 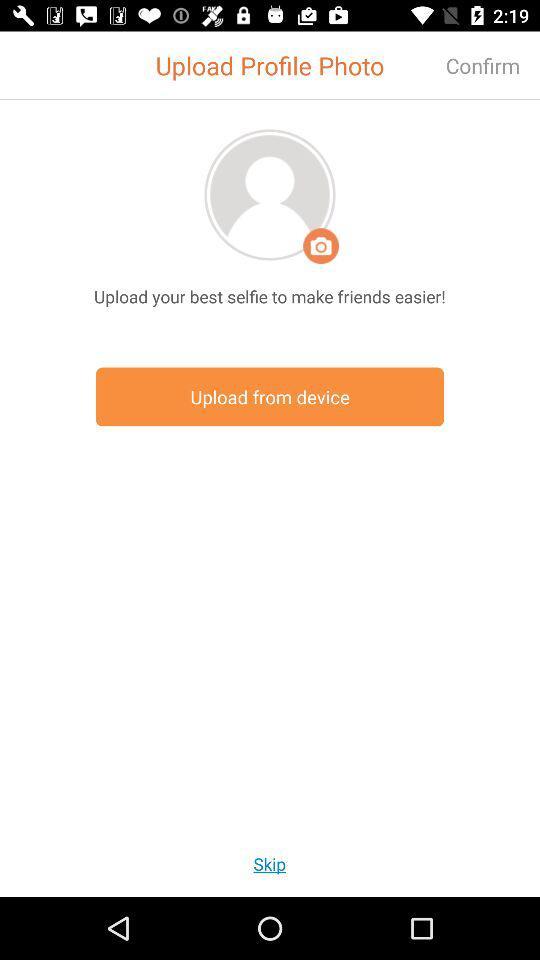 What do you see at coordinates (270, 295) in the screenshot?
I see `item above the upload from device item` at bounding box center [270, 295].